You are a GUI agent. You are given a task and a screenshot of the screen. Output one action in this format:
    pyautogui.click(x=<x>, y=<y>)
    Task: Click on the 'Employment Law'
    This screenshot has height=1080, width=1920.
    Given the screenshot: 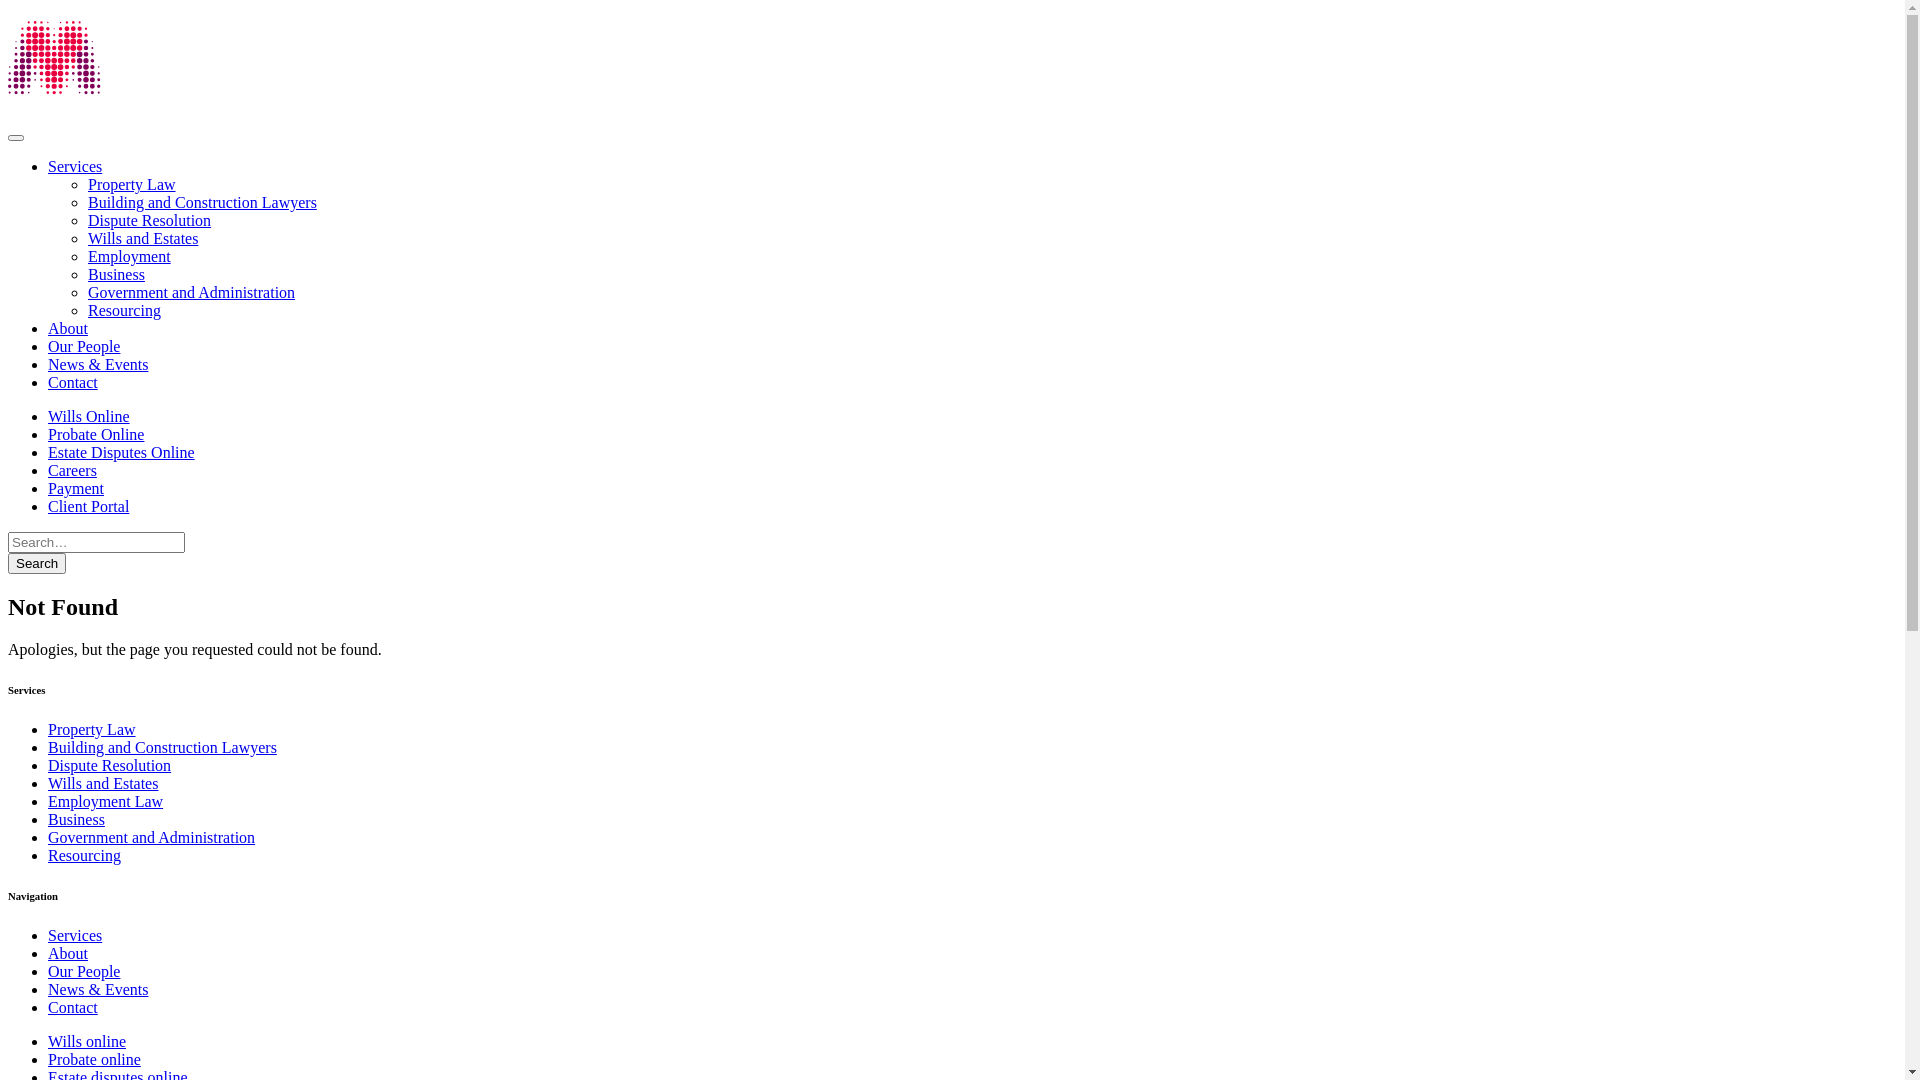 What is the action you would take?
    pyautogui.click(x=48, y=800)
    